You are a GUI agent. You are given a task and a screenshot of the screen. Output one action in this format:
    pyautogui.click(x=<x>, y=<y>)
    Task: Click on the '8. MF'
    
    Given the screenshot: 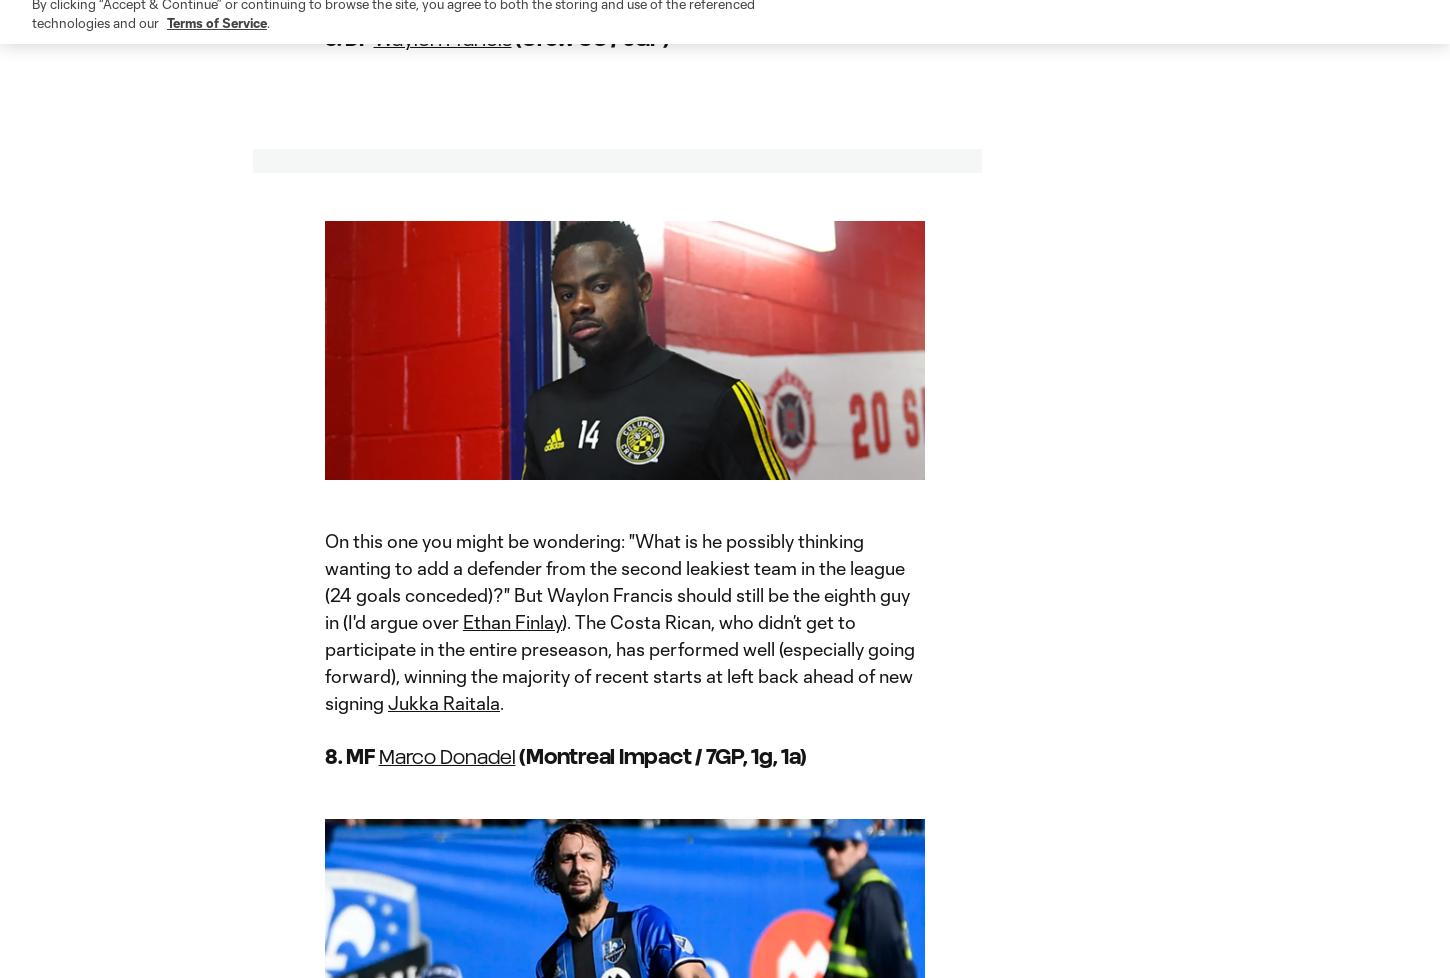 What is the action you would take?
    pyautogui.click(x=351, y=755)
    